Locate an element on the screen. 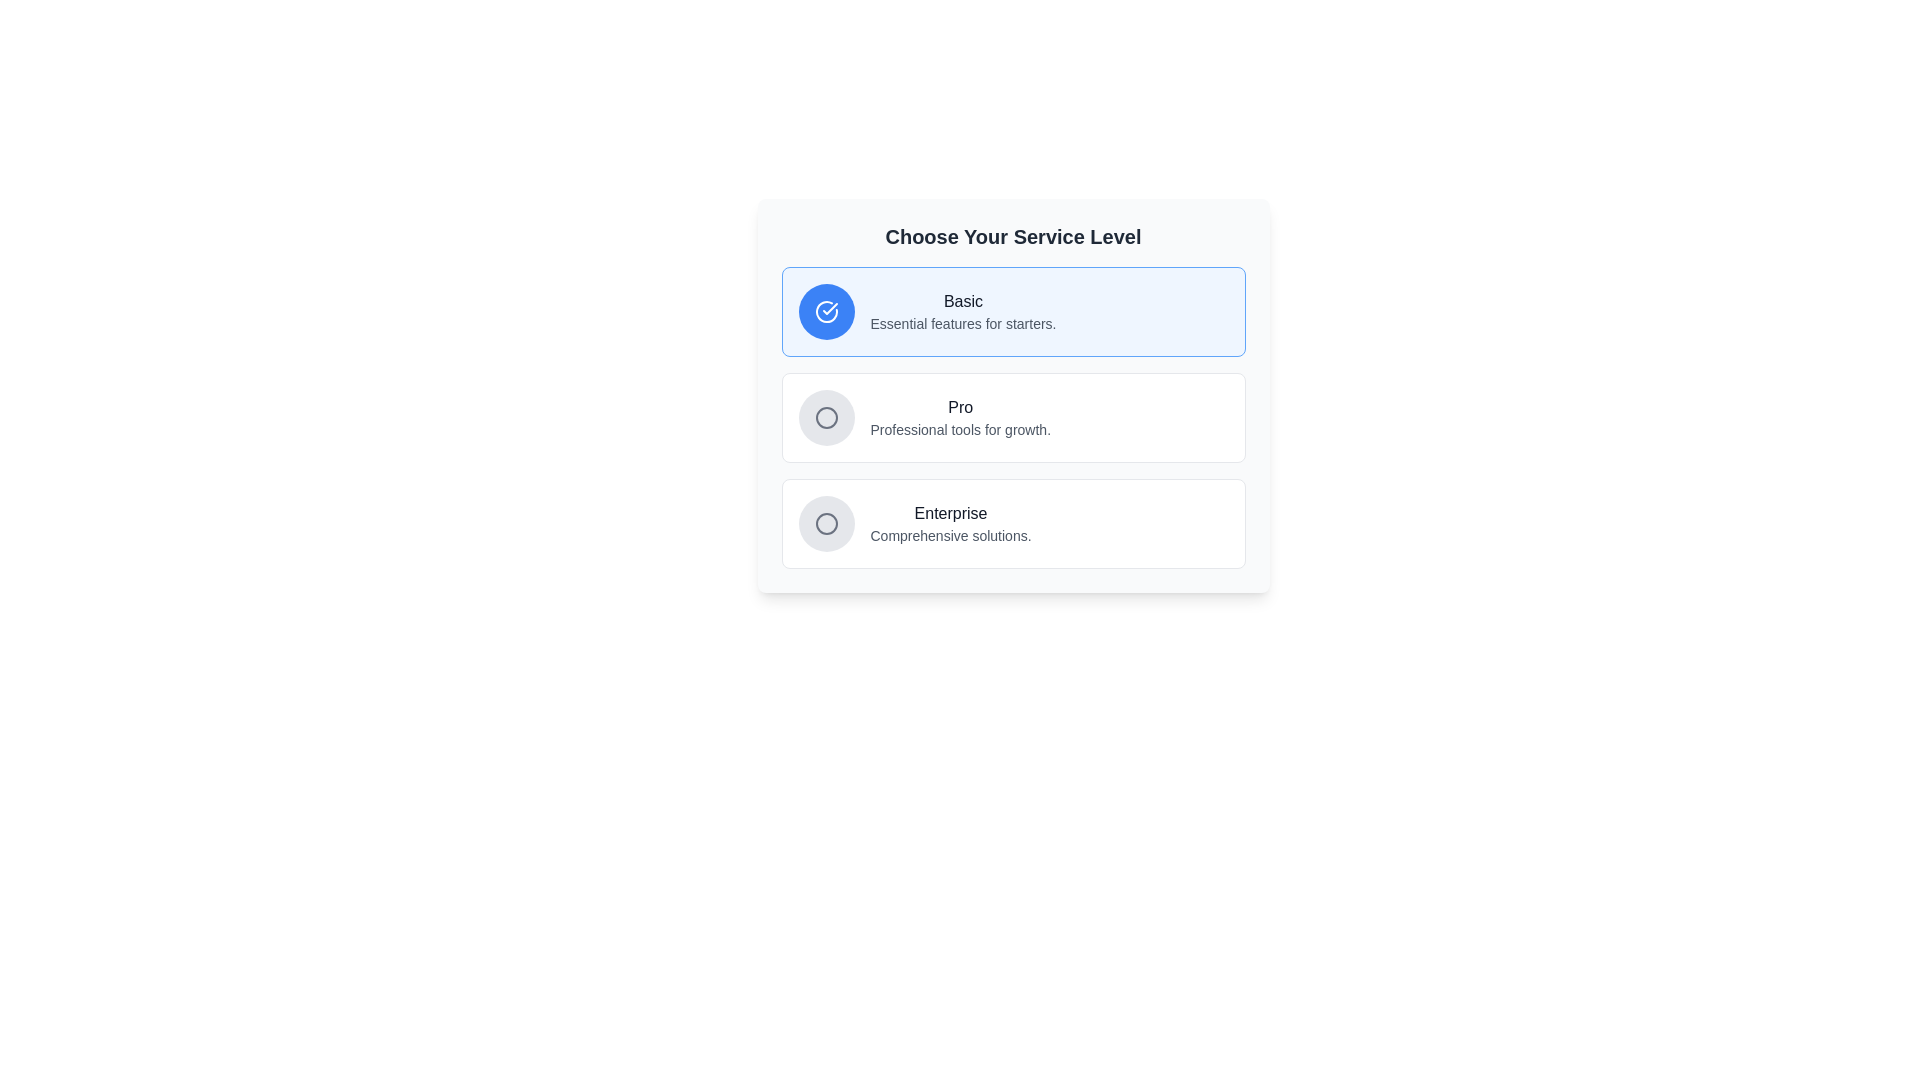 The image size is (1920, 1080). text grouping that contains 'Enterprise' in bold at the top and 'Comprehensive solutions.' in smaller text beneath it, located at the bottom of a vertical list of options is located at coordinates (949, 523).